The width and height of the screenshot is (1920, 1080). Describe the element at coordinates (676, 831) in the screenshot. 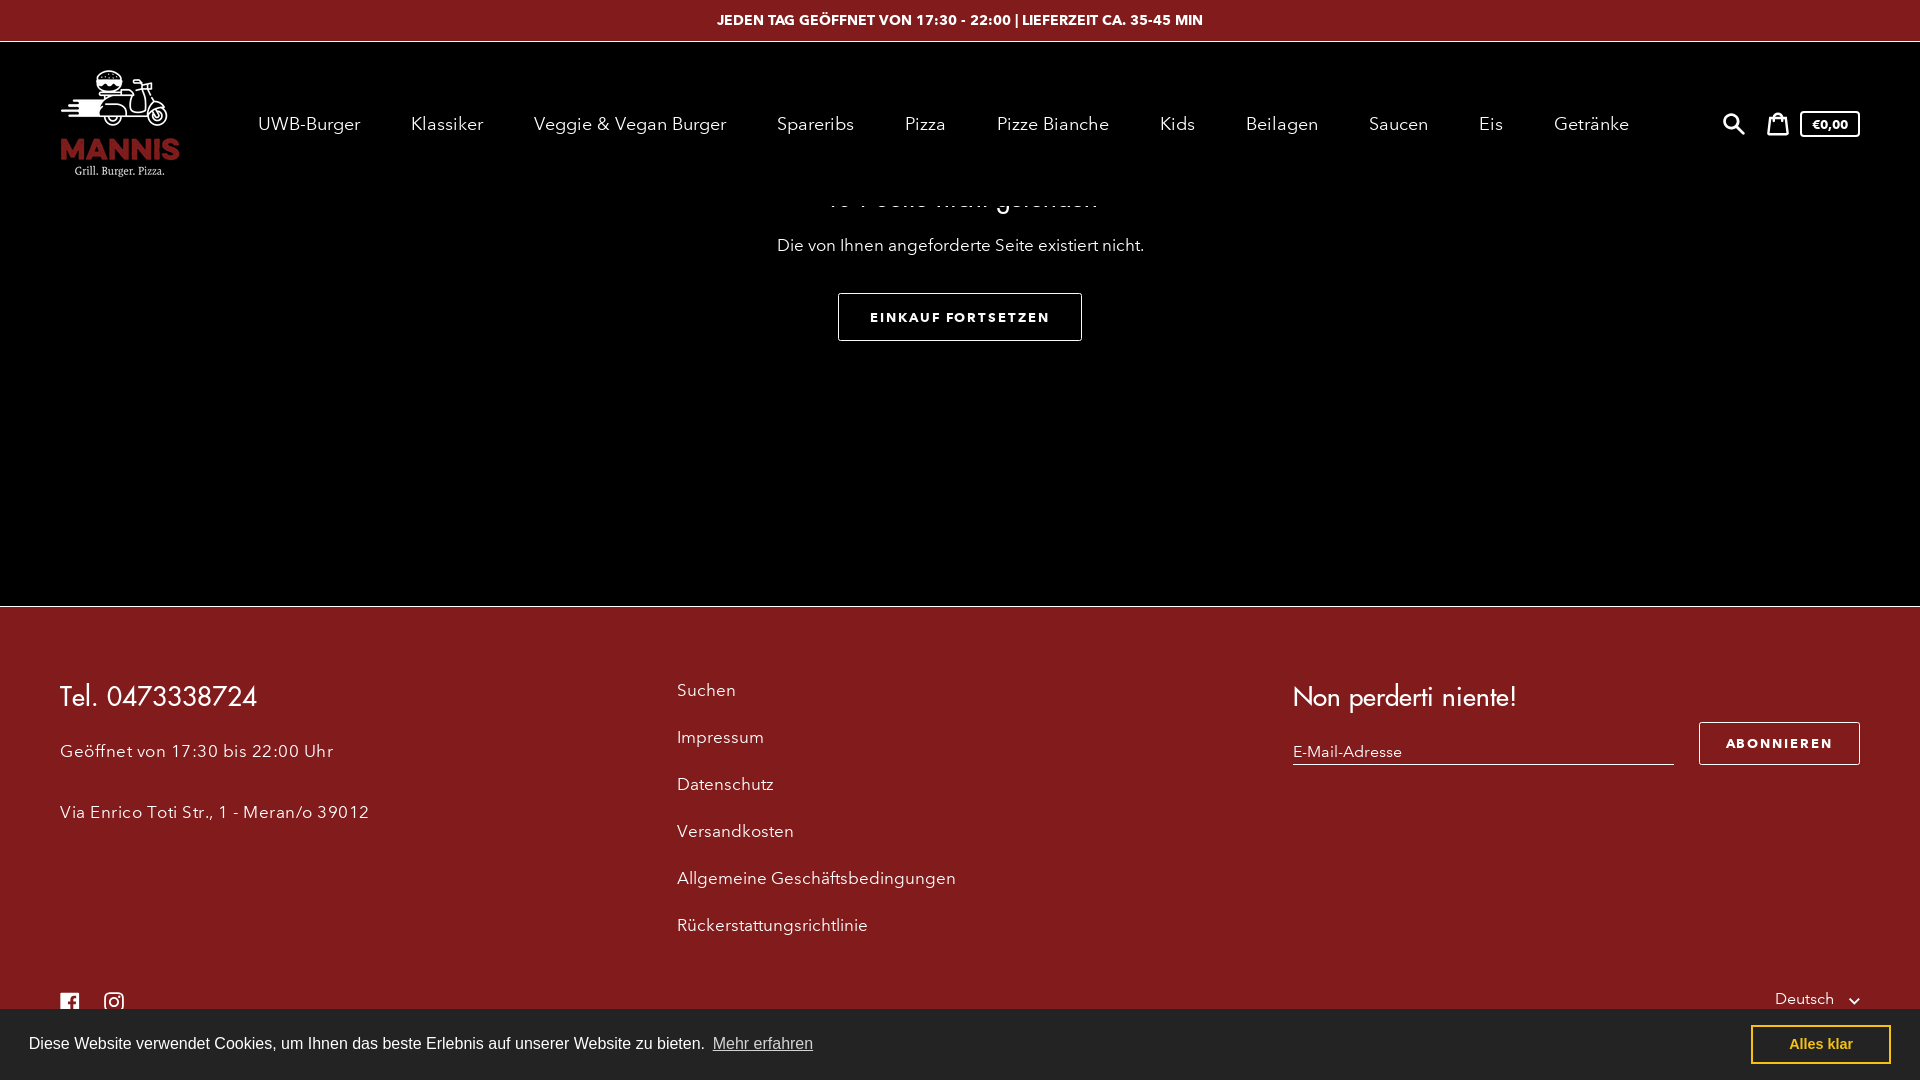

I see `'Versandkosten'` at that location.